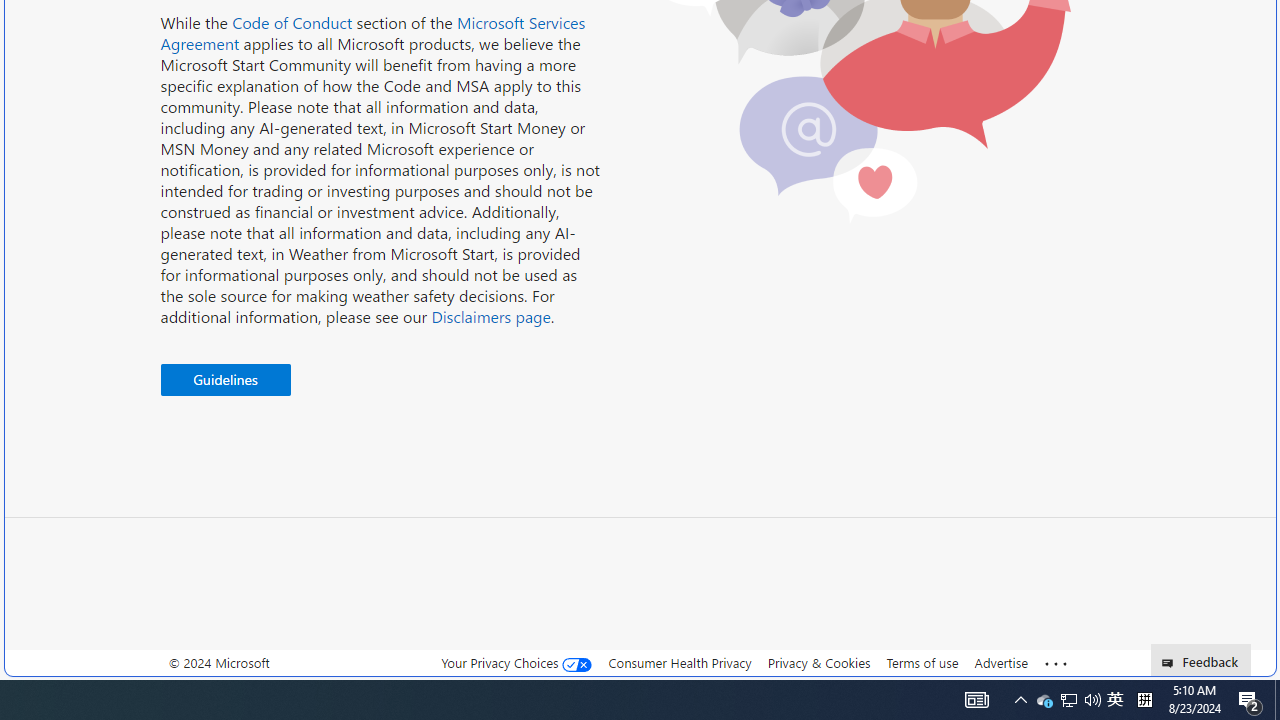  I want to click on 'Privacy & Cookies', so click(818, 662).